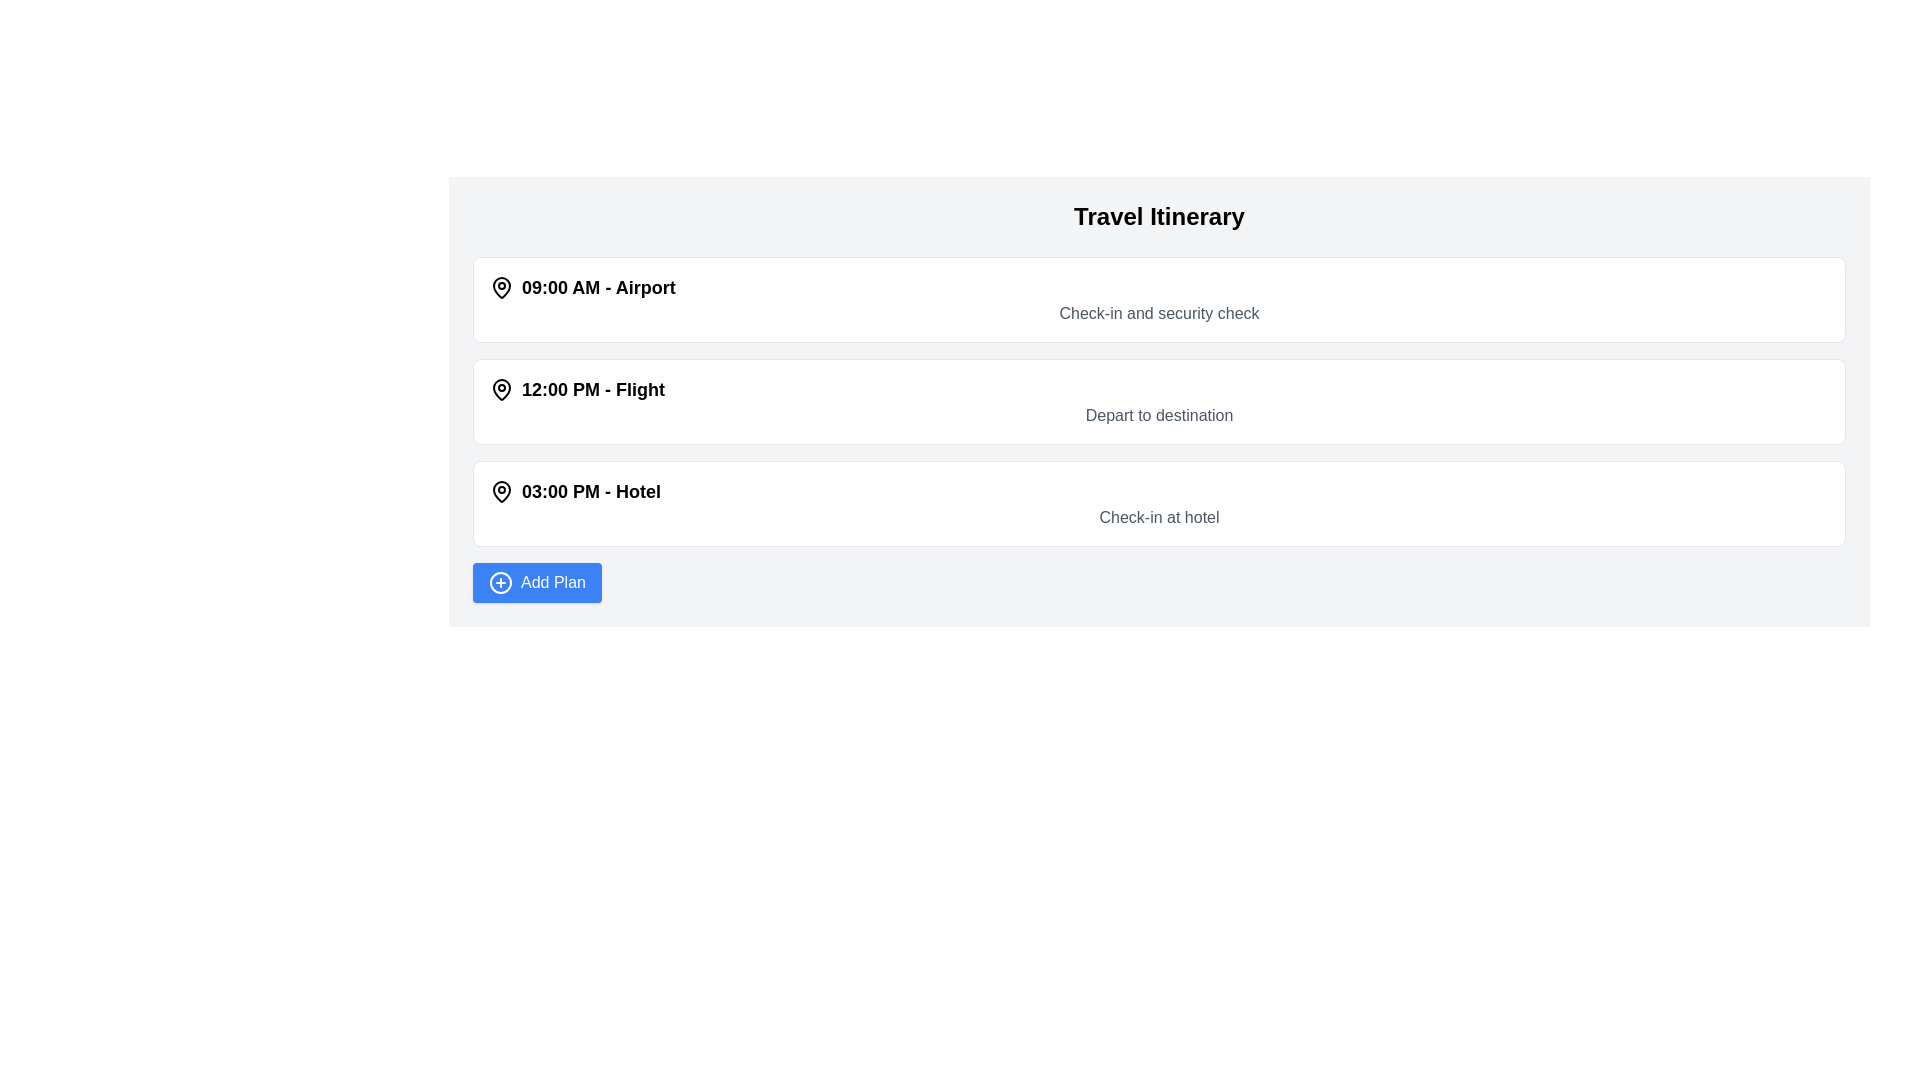  I want to click on the text element styled with gray color reading 'Check-in at hotel' located in the third item of the travel itinerary list, positioned below the '03:00 PM - Hotel' title, so click(1159, 516).